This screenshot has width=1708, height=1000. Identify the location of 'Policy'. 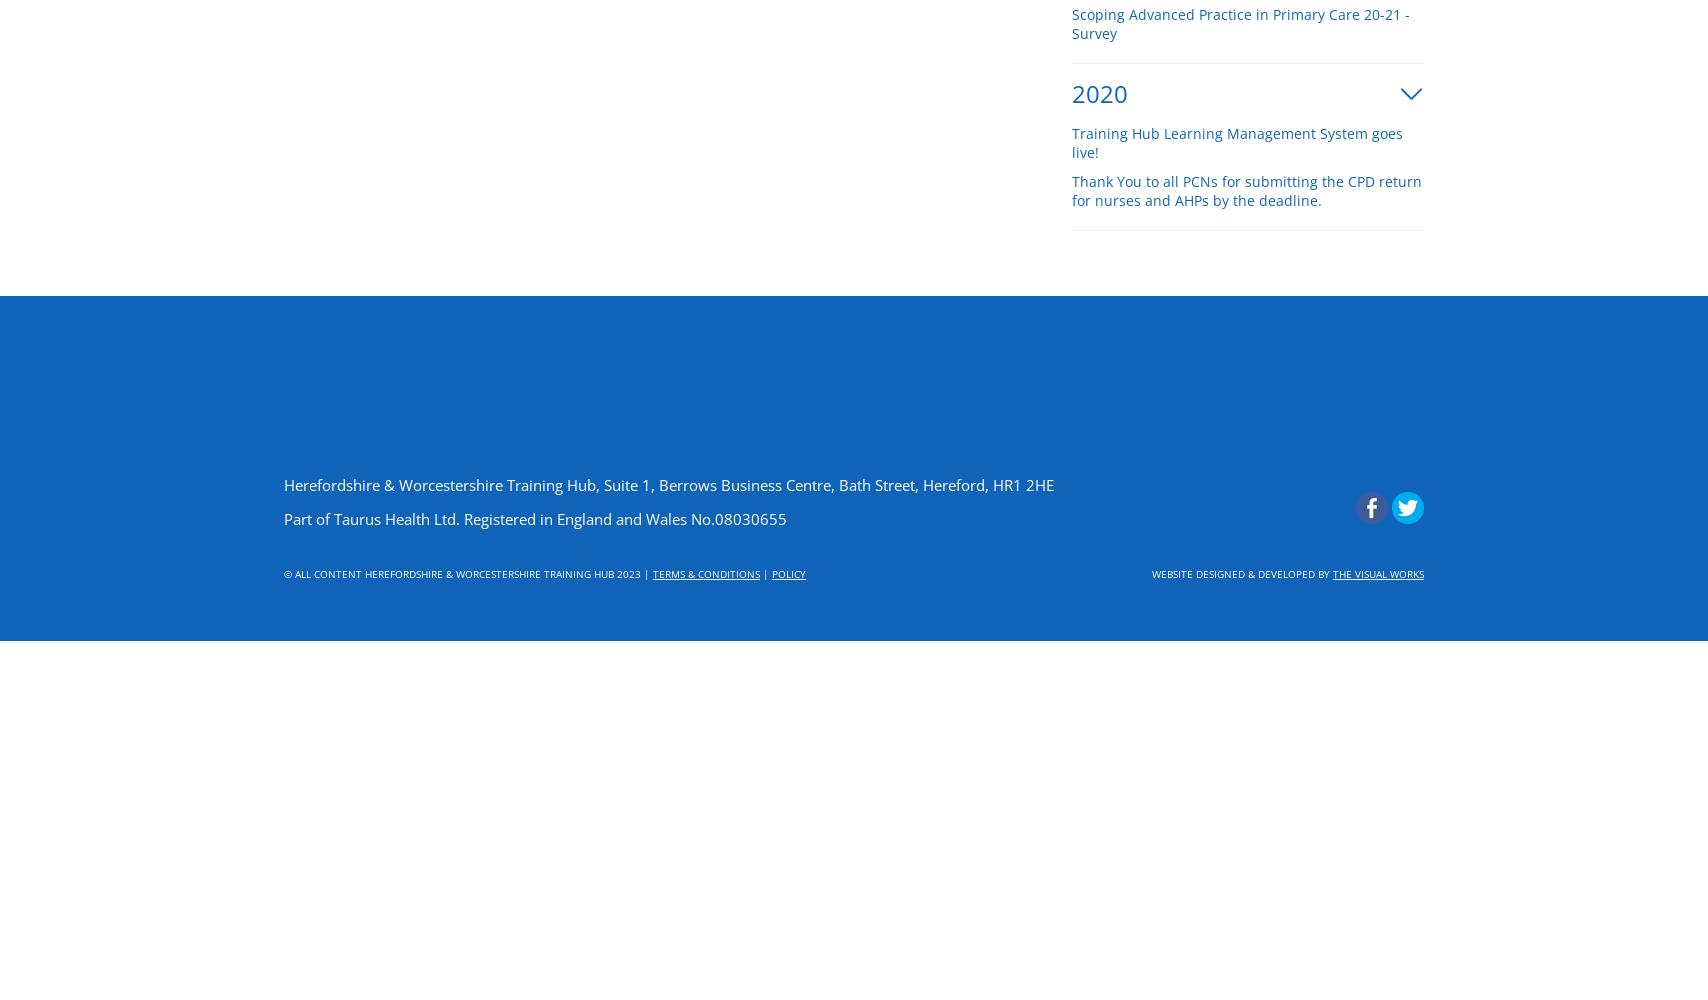
(788, 573).